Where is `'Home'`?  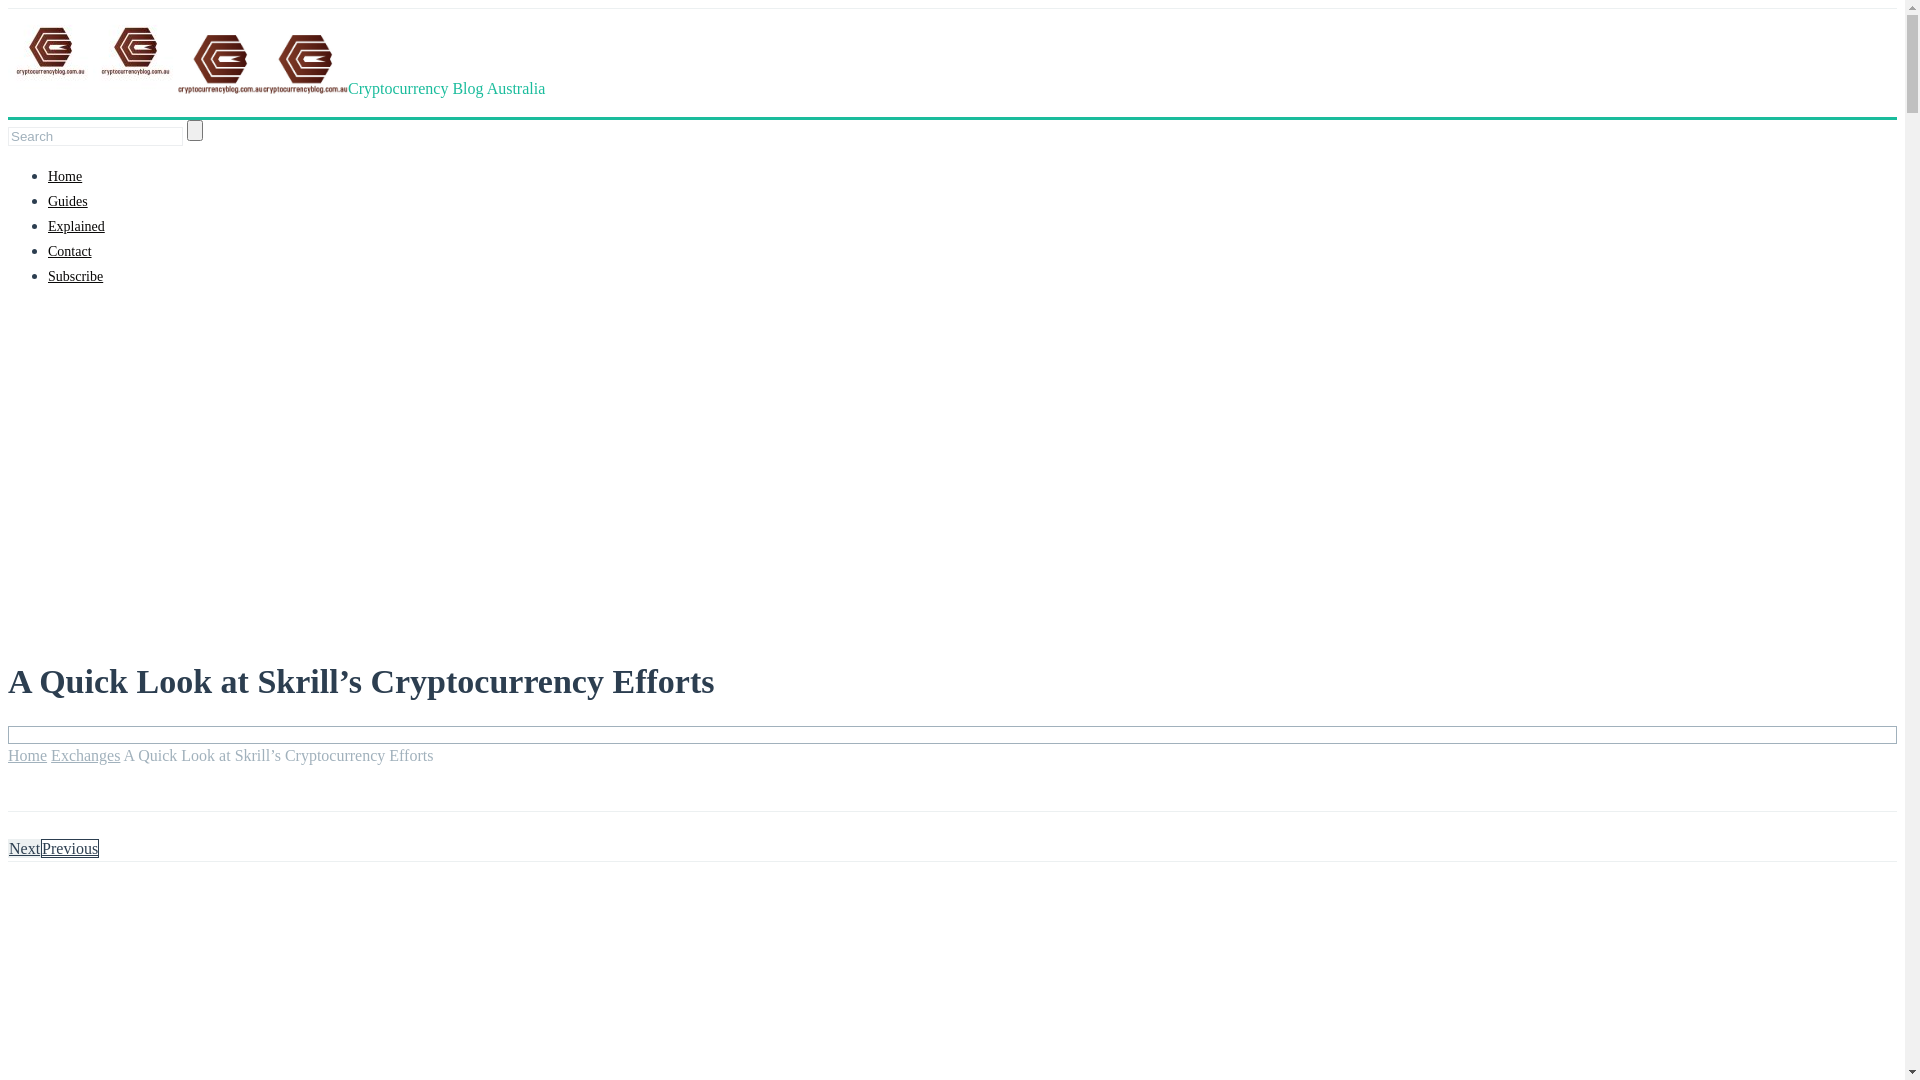 'Home' is located at coordinates (48, 175).